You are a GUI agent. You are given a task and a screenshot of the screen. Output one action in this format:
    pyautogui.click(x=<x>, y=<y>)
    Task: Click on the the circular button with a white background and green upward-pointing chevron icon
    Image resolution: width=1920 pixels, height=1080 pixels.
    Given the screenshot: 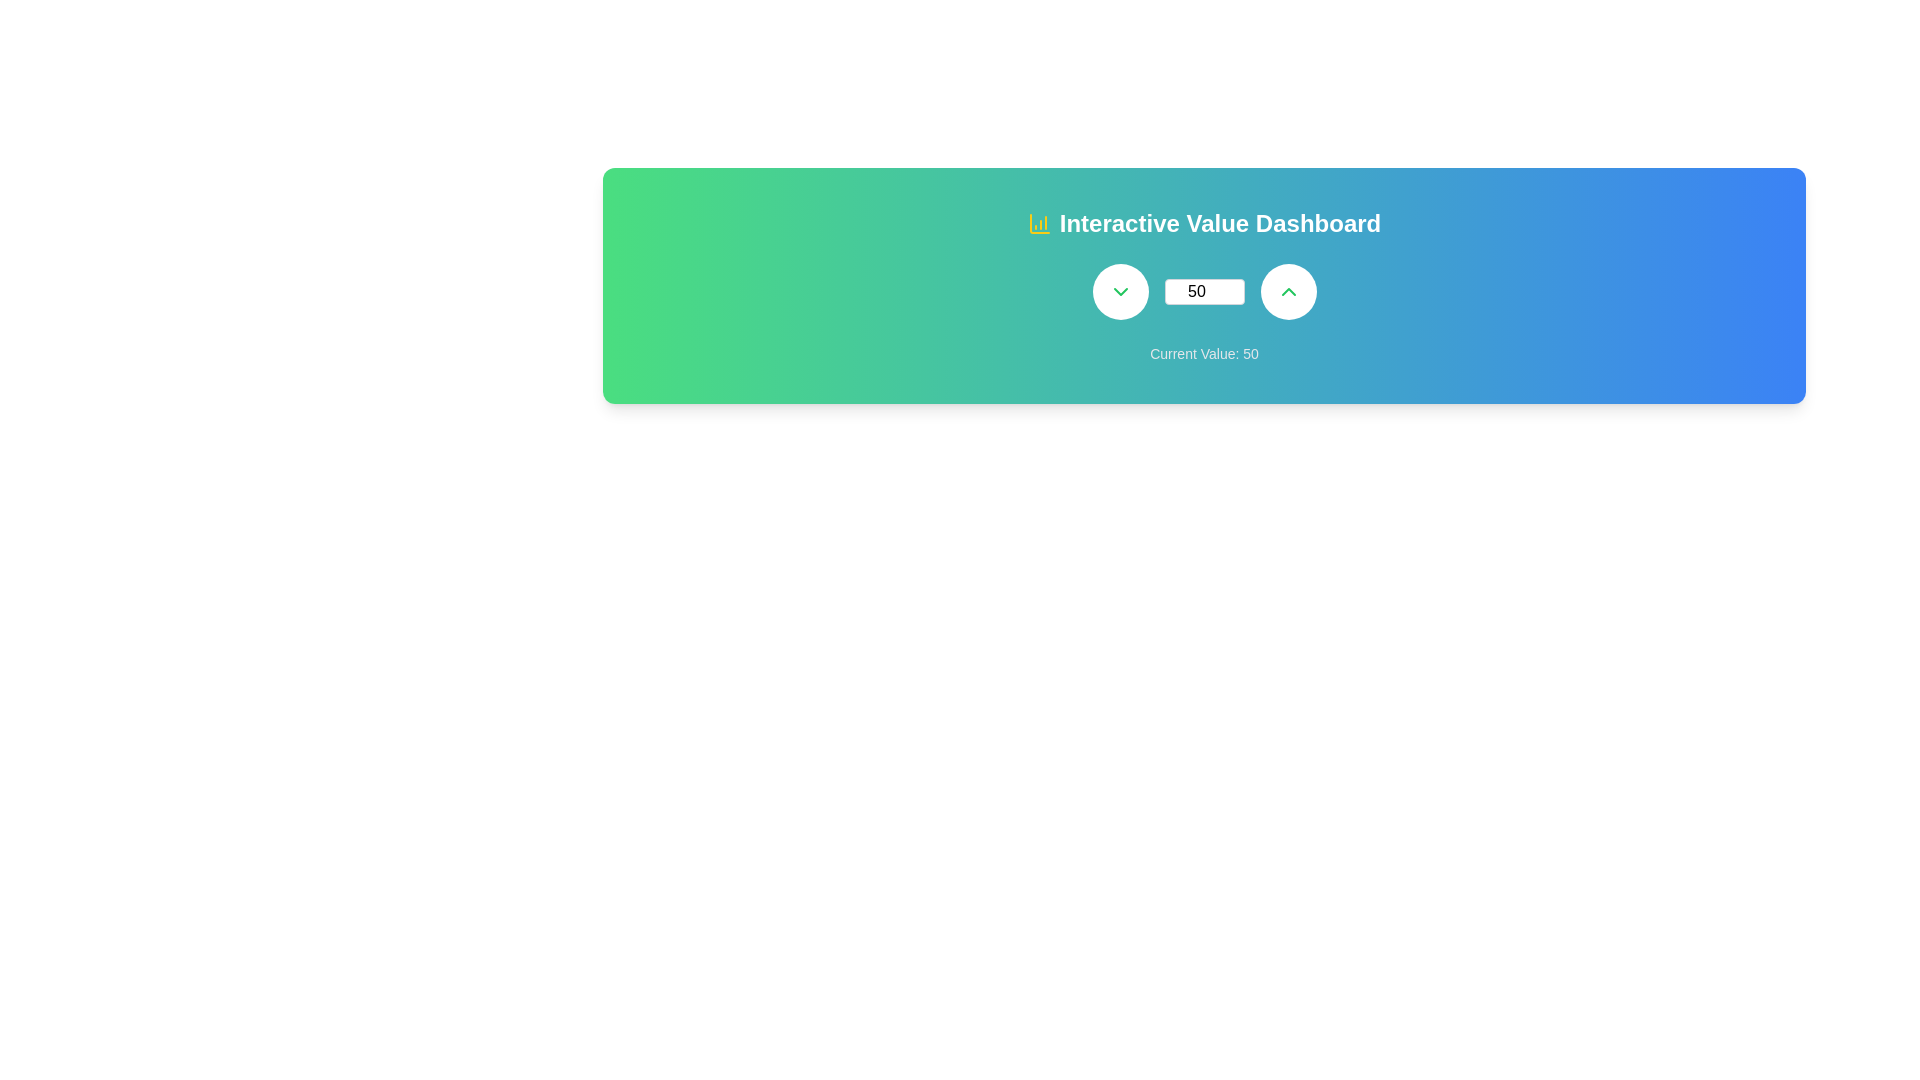 What is the action you would take?
    pyautogui.click(x=1288, y=292)
    